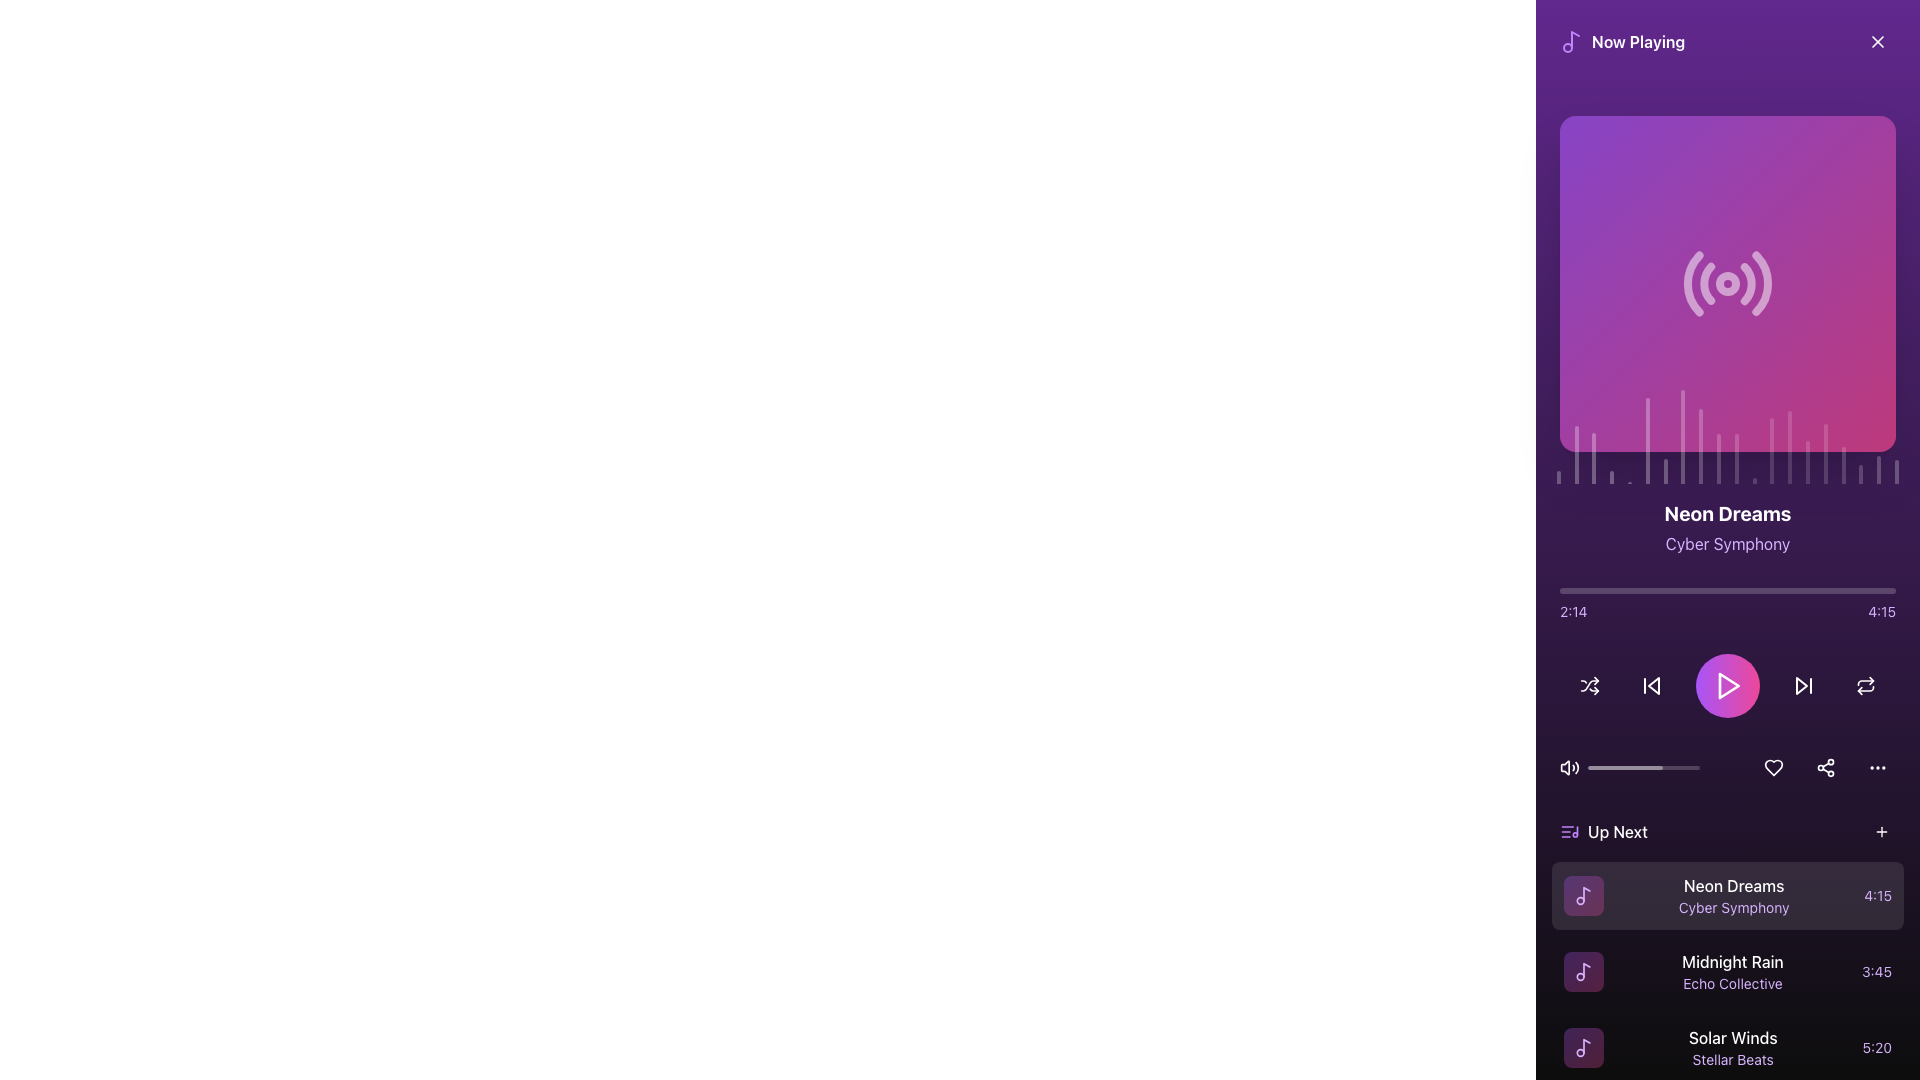  I want to click on the media control button that skips backward to the previous track, which is the second button from the left in the horizontal group of media control buttons in the music player interface, so click(1651, 685).